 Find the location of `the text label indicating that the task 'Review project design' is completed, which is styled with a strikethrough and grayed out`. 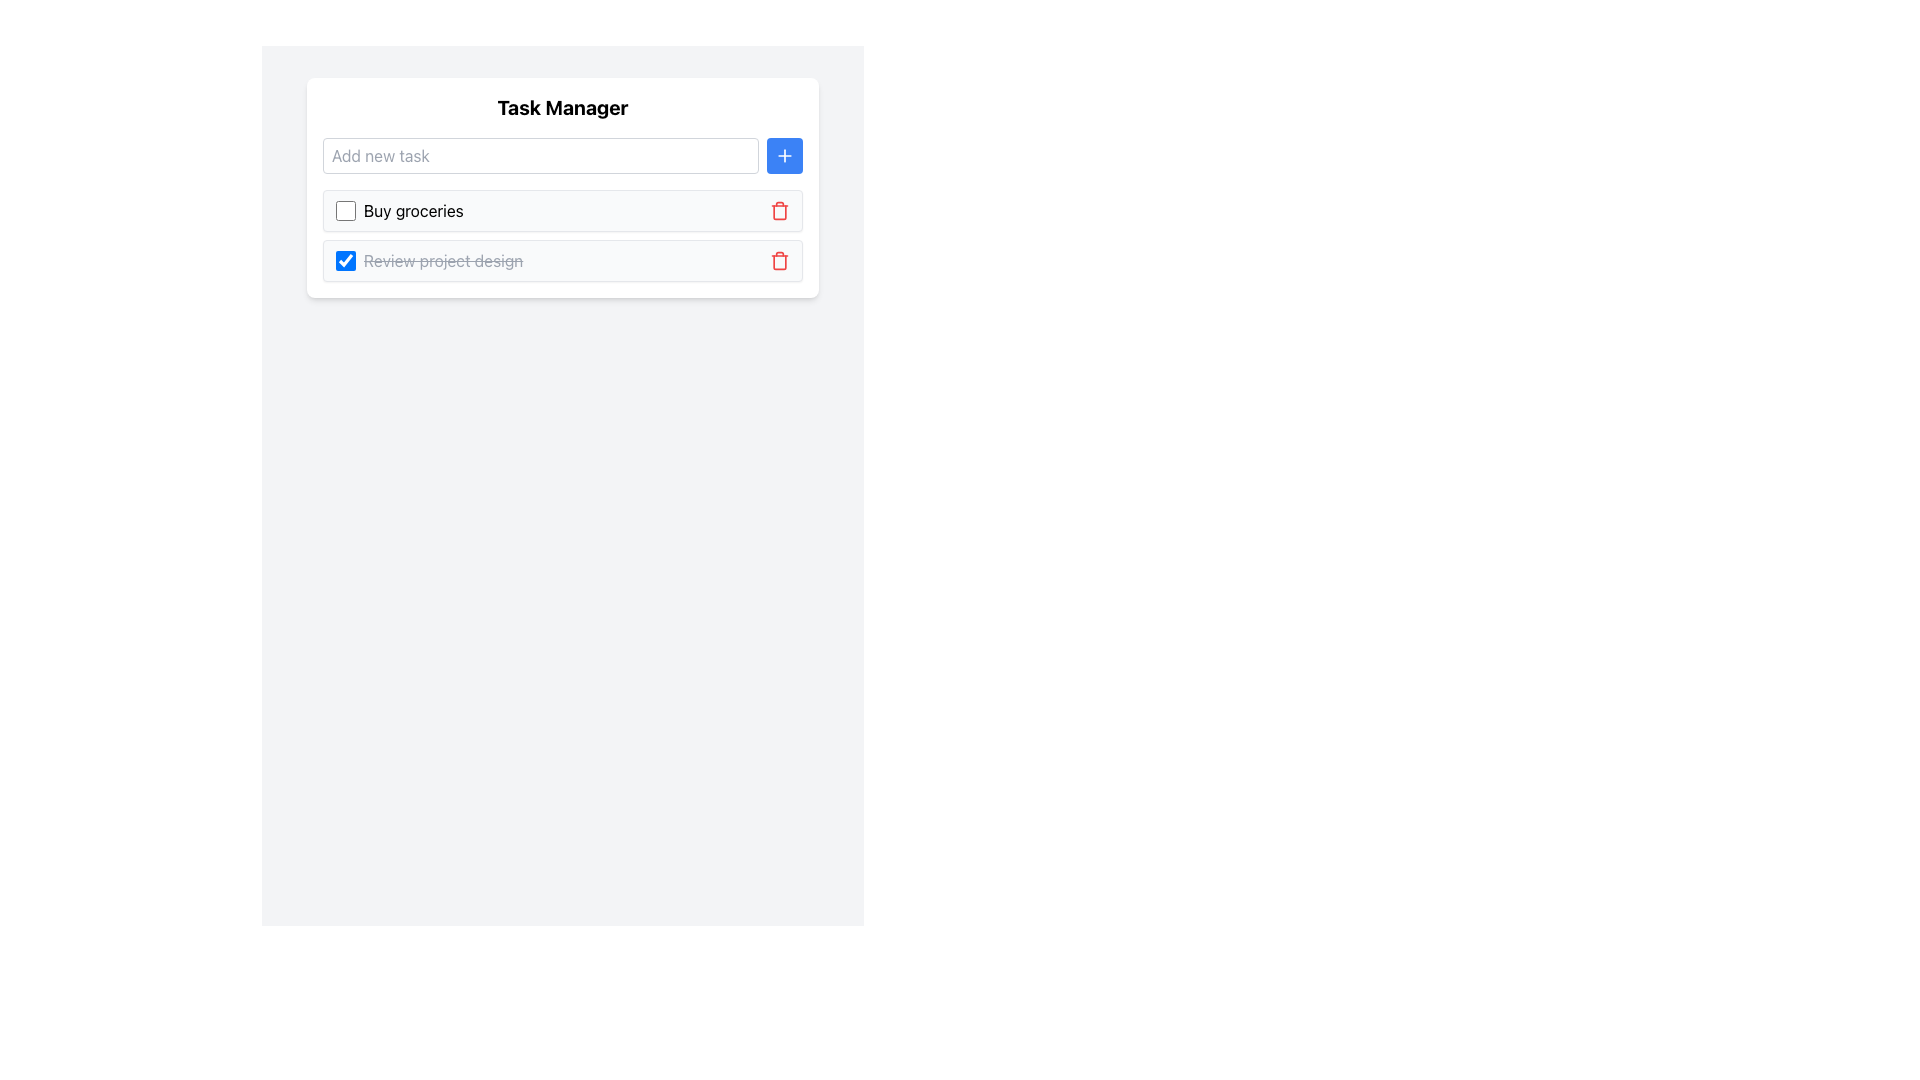

the text label indicating that the task 'Review project design' is completed, which is styled with a strikethrough and grayed out is located at coordinates (442, 260).